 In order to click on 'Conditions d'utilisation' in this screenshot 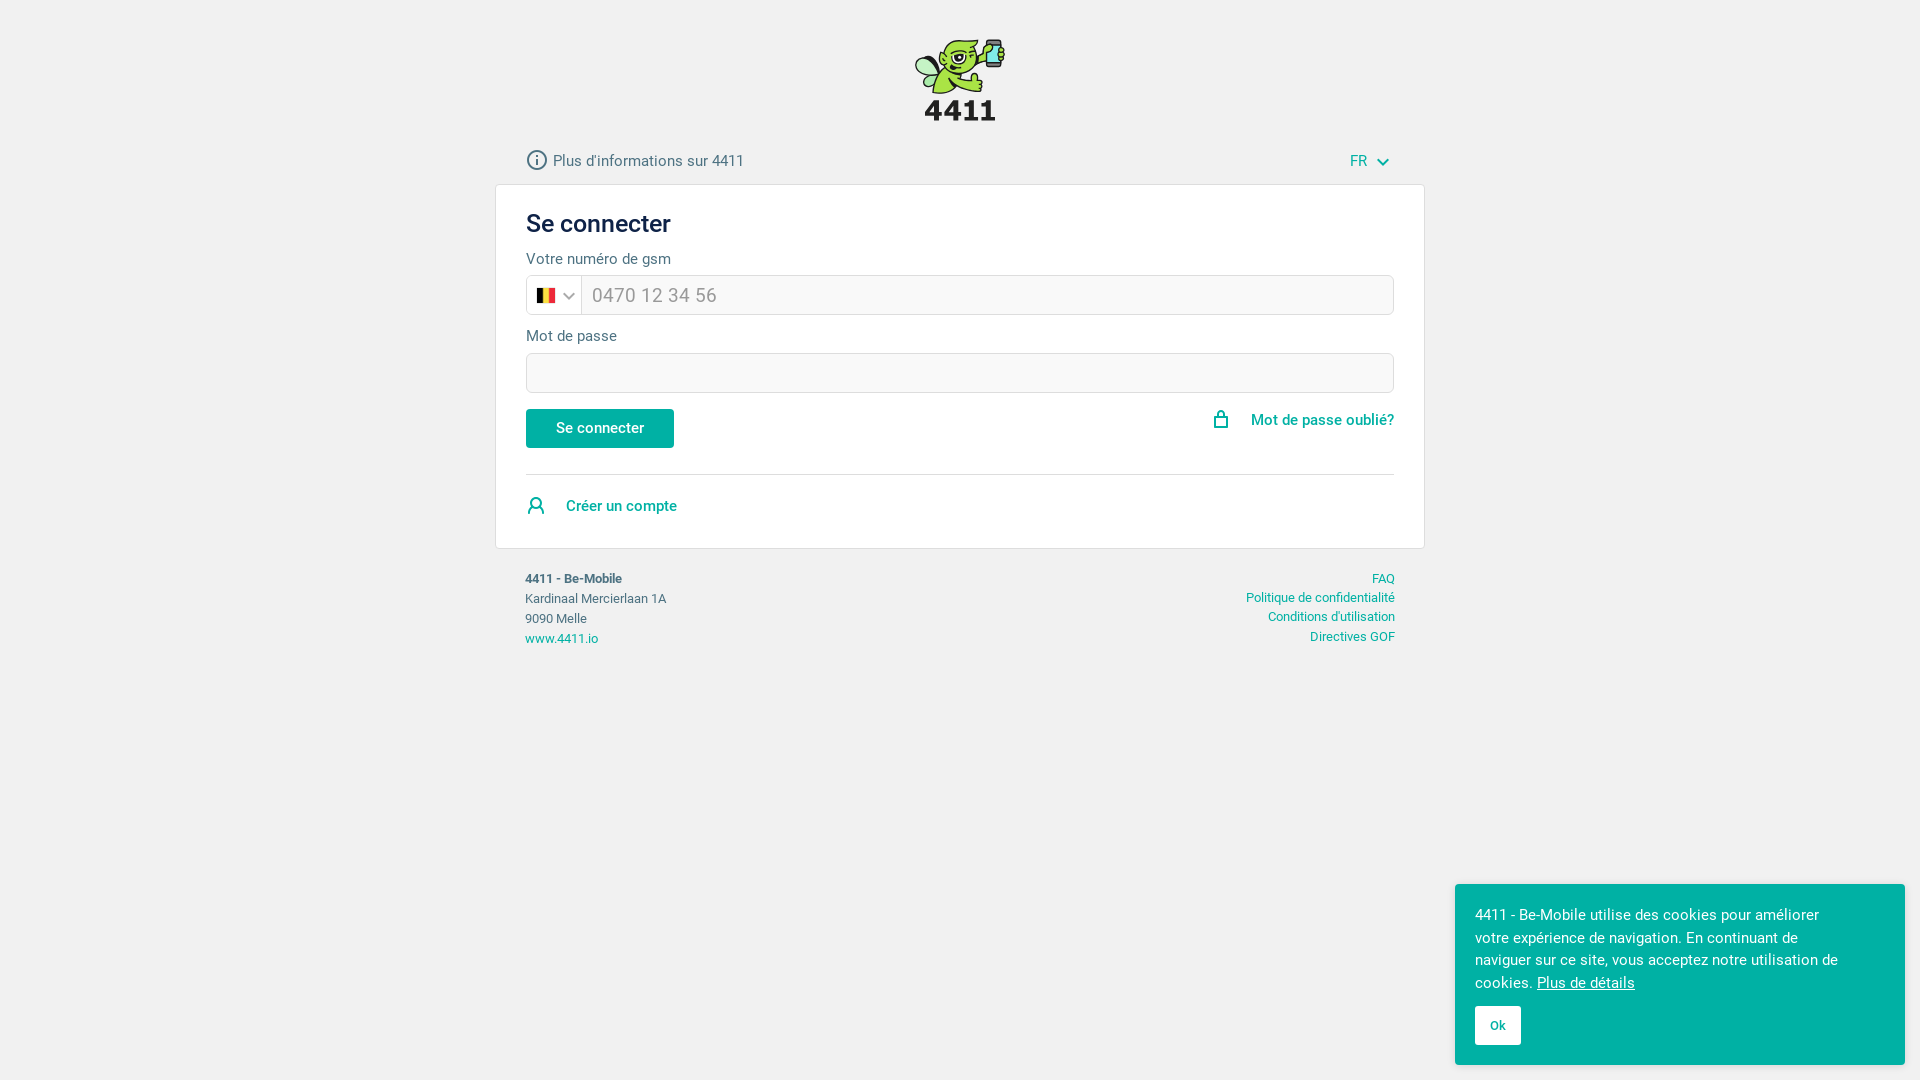, I will do `click(1331, 615)`.